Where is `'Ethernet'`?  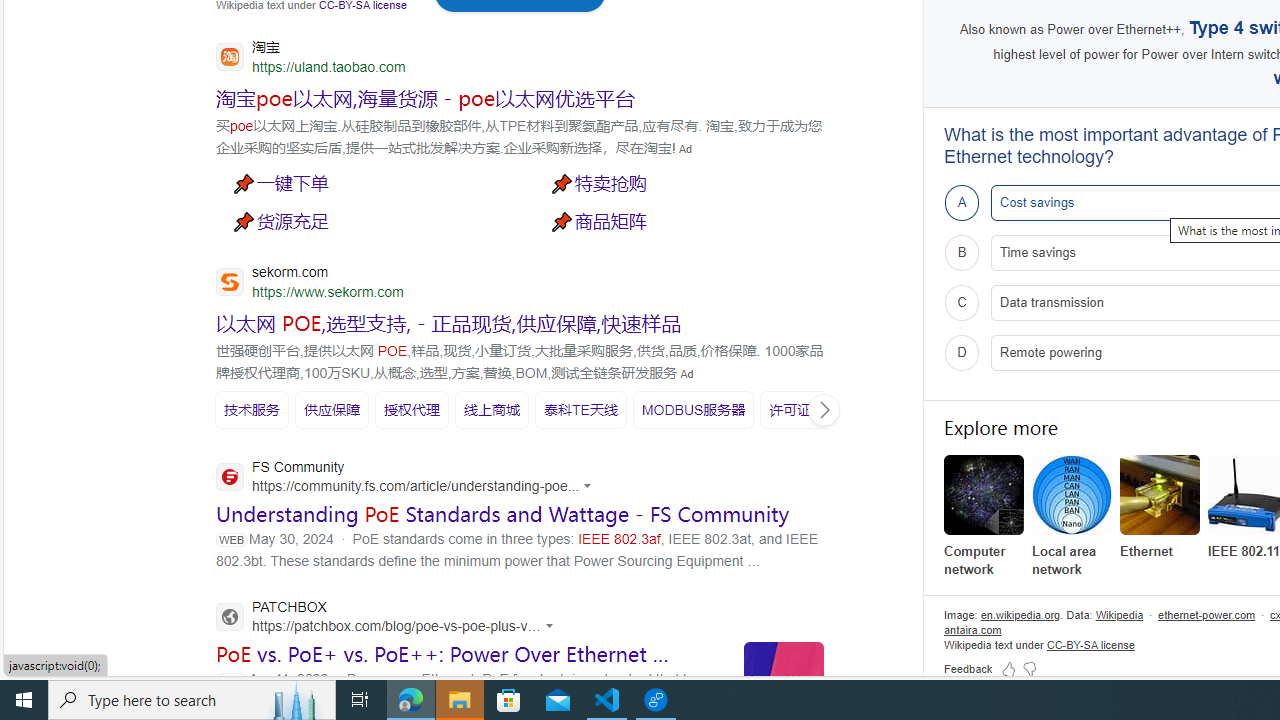 'Ethernet' is located at coordinates (1160, 495).